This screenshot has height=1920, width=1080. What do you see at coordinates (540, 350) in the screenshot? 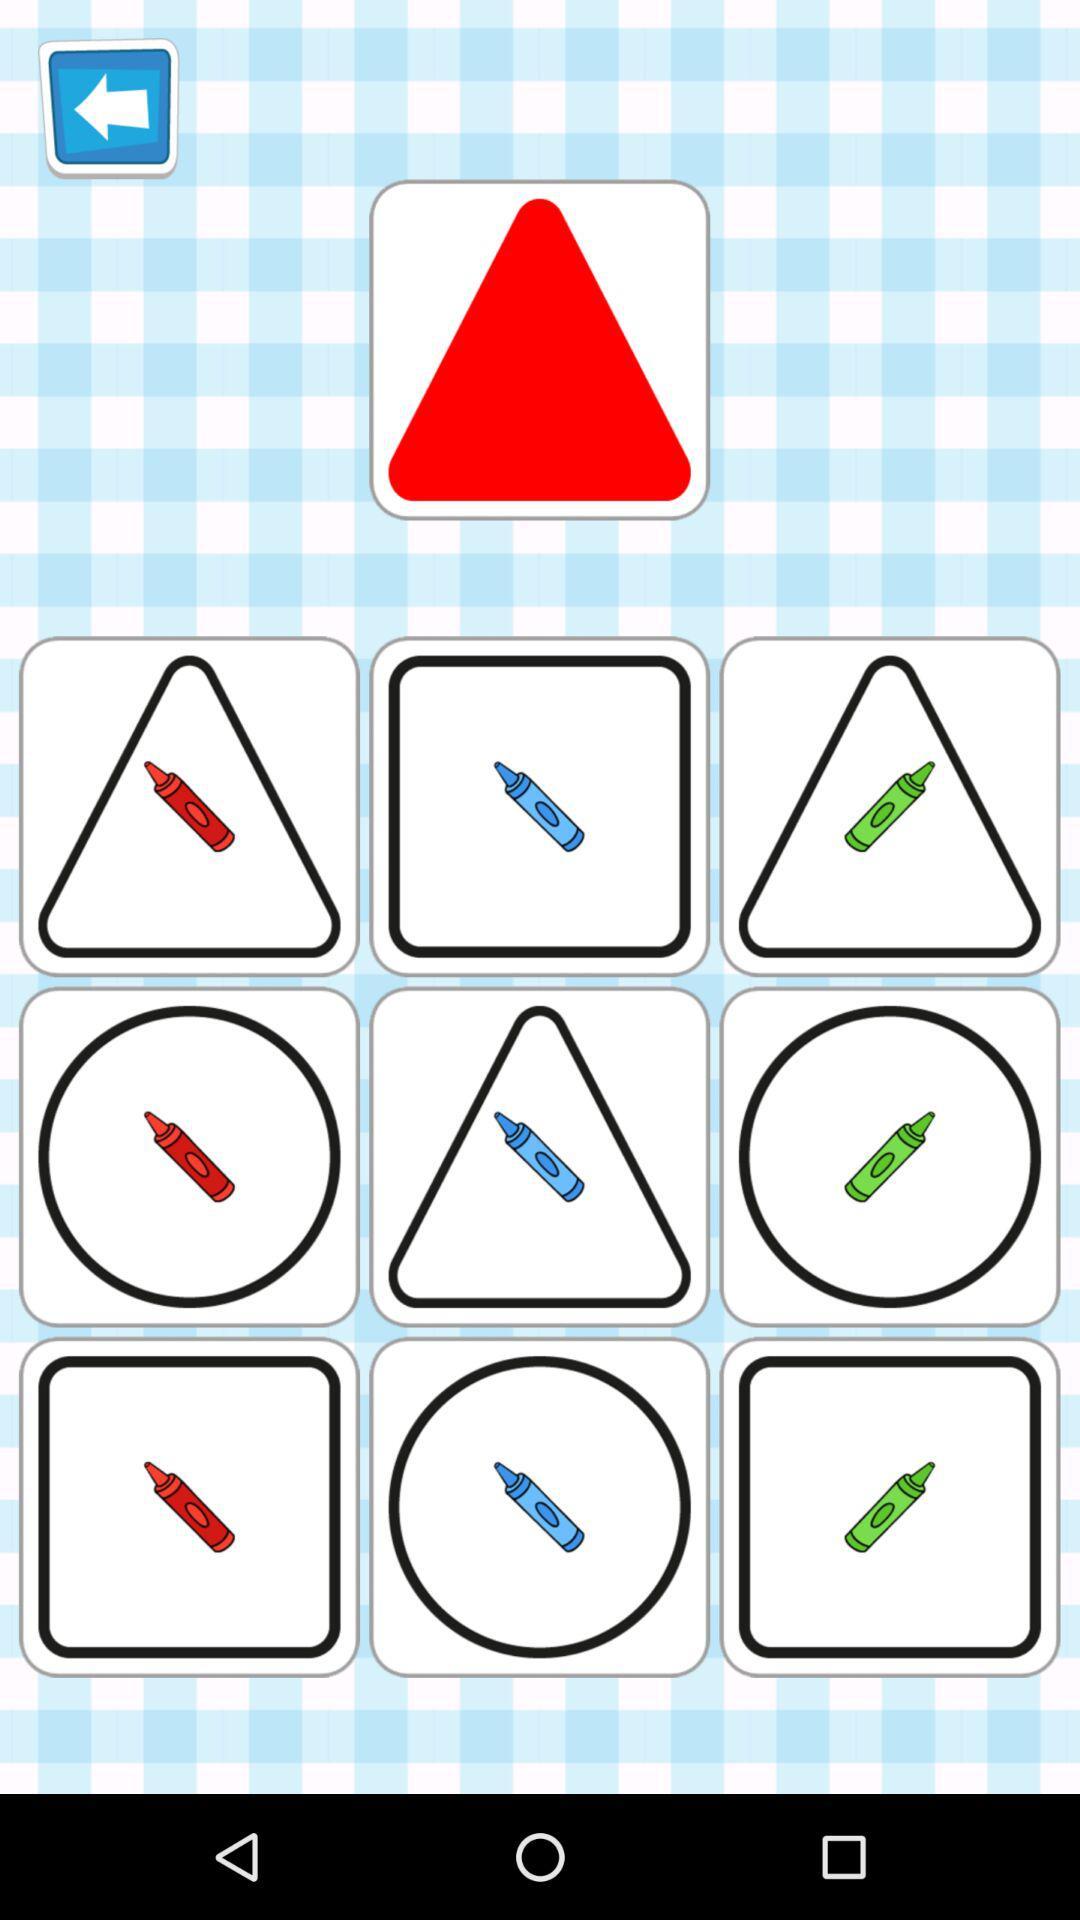
I see `the image in the first row` at bounding box center [540, 350].